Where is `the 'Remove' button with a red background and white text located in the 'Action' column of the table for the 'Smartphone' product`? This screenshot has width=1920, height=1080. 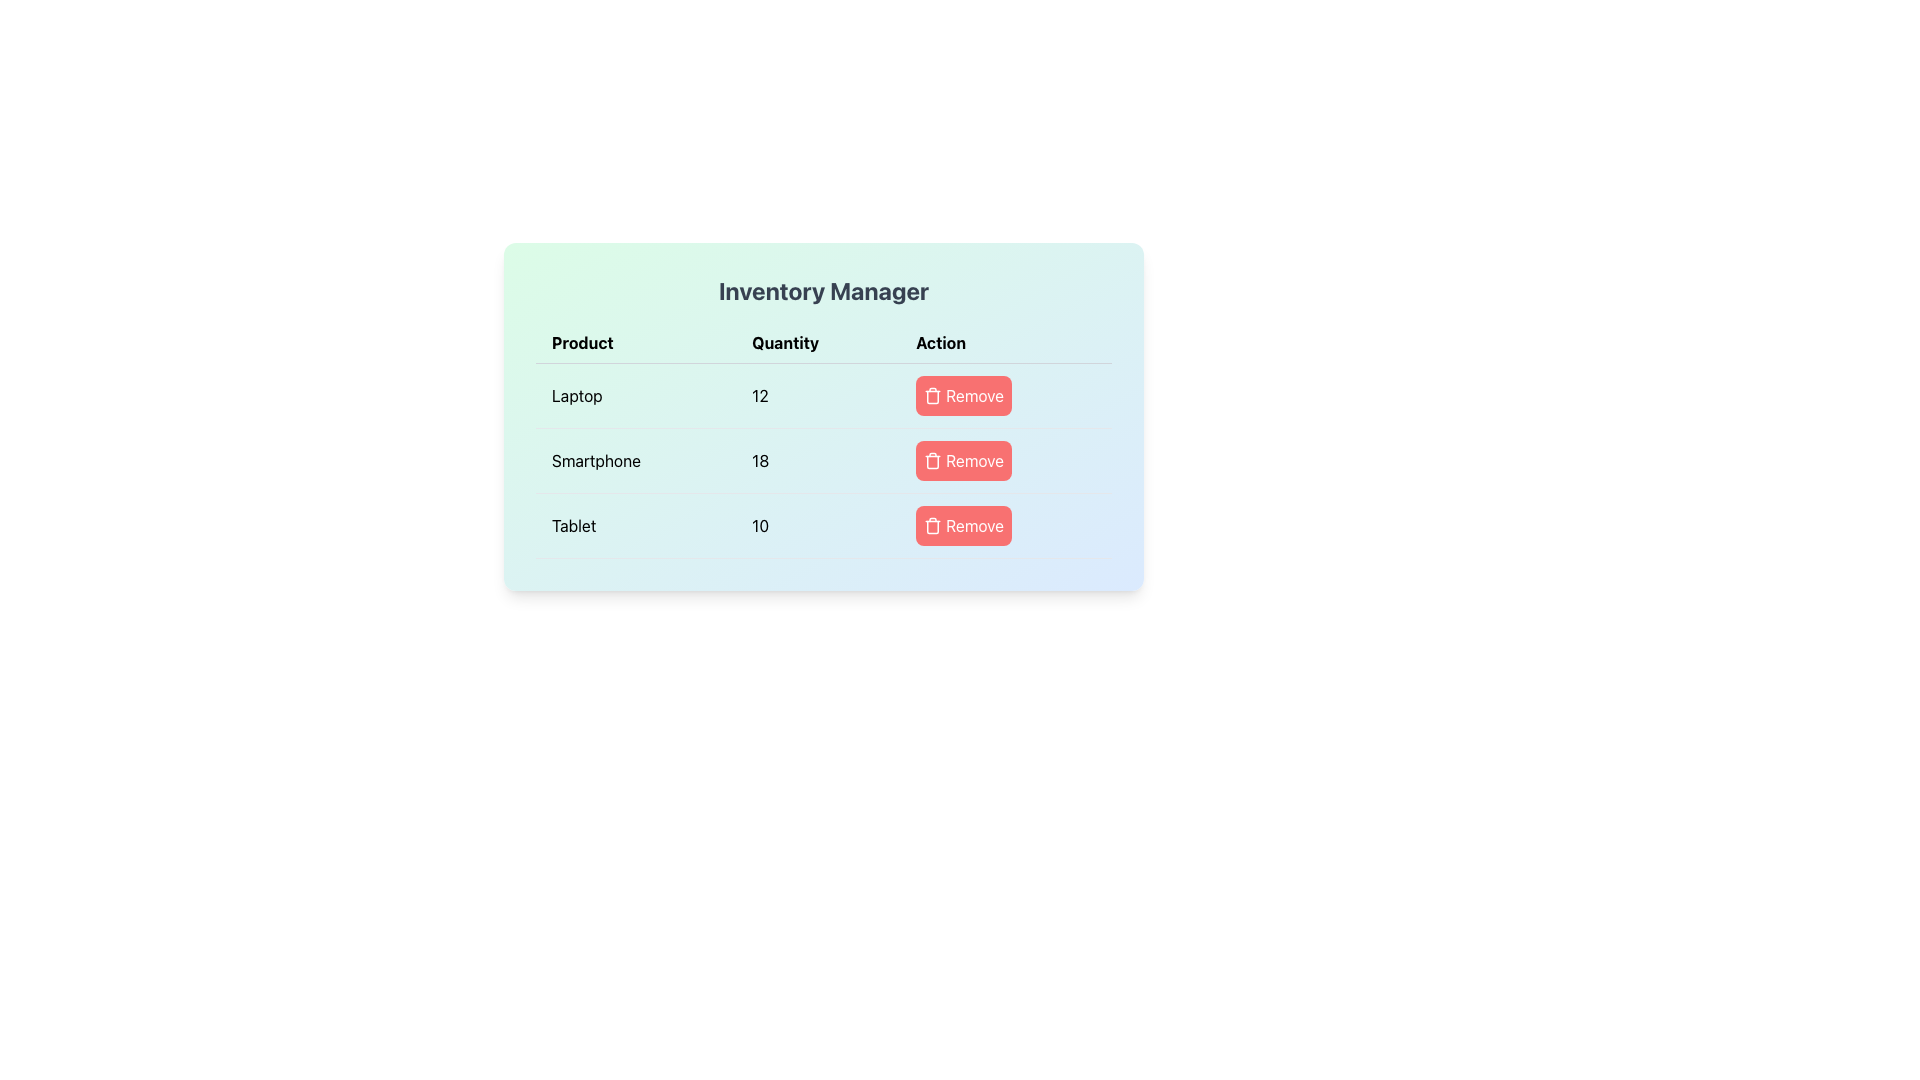
the 'Remove' button with a red background and white text located in the 'Action' column of the table for the 'Smartphone' product is located at coordinates (964, 461).